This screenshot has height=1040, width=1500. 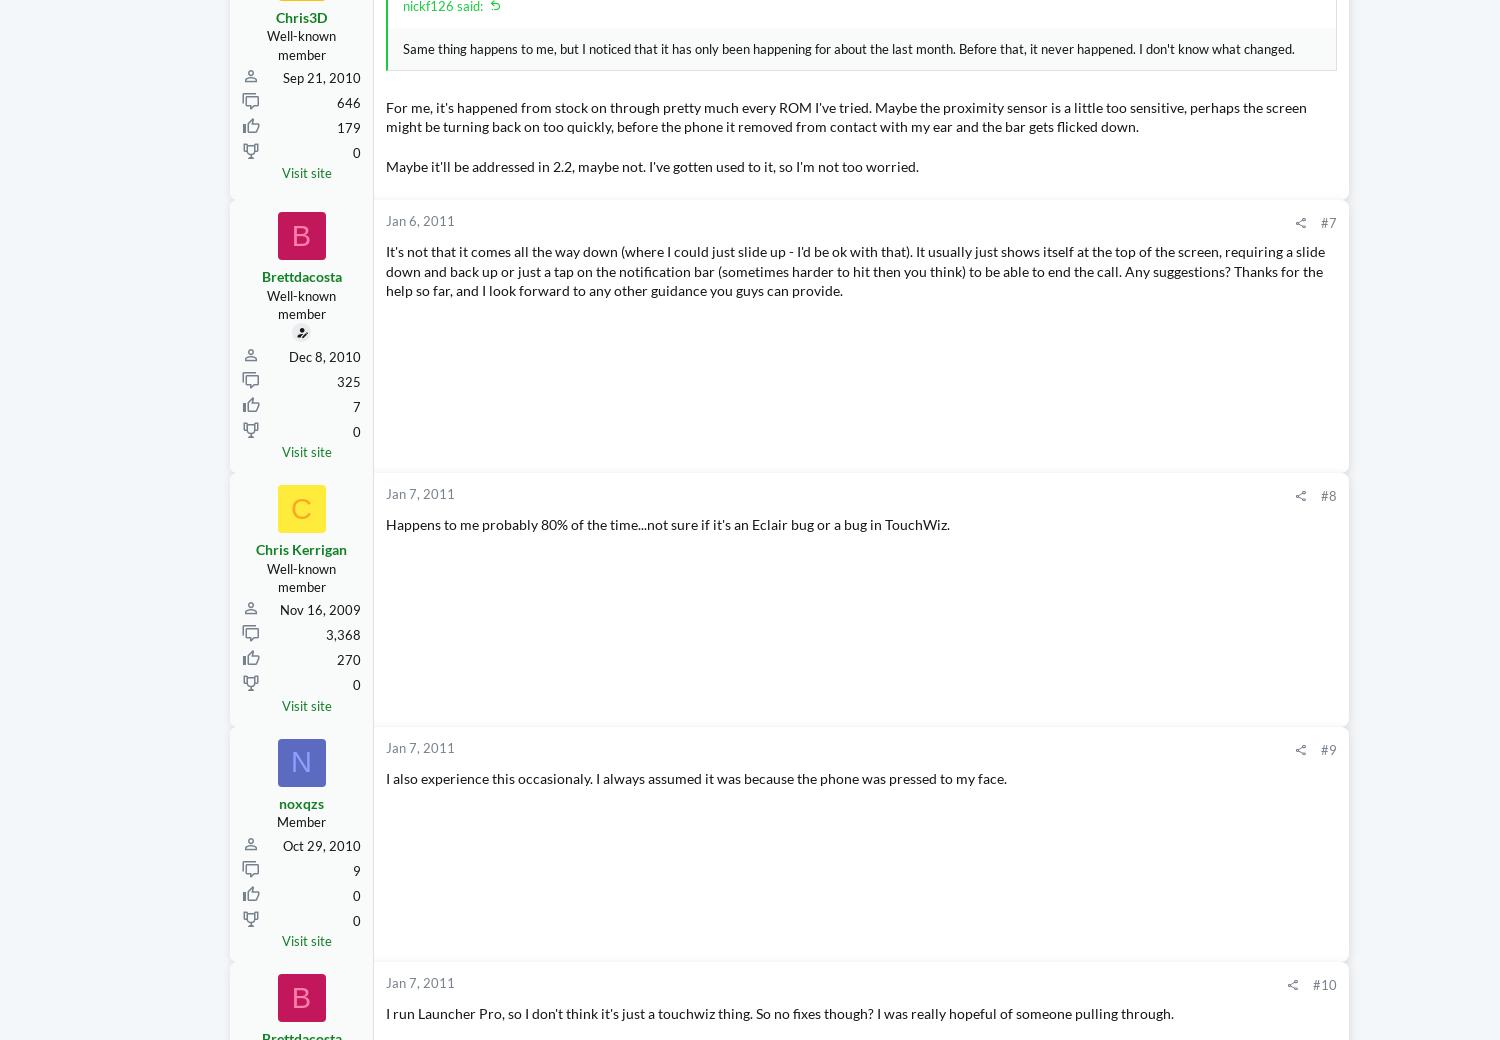 I want to click on 'Started by asimon', so click(x=1267, y=235).